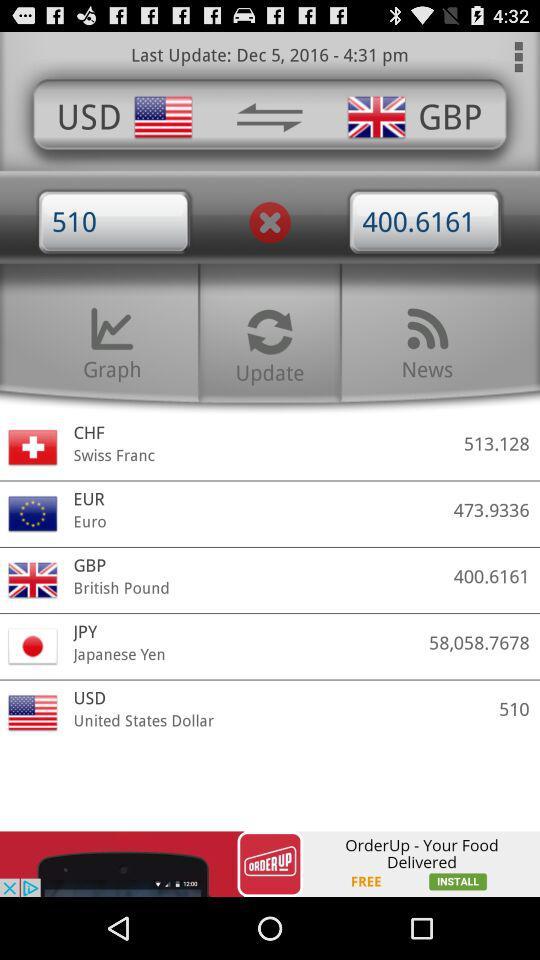 The image size is (540, 960). What do you see at coordinates (270, 343) in the screenshot?
I see `update` at bounding box center [270, 343].